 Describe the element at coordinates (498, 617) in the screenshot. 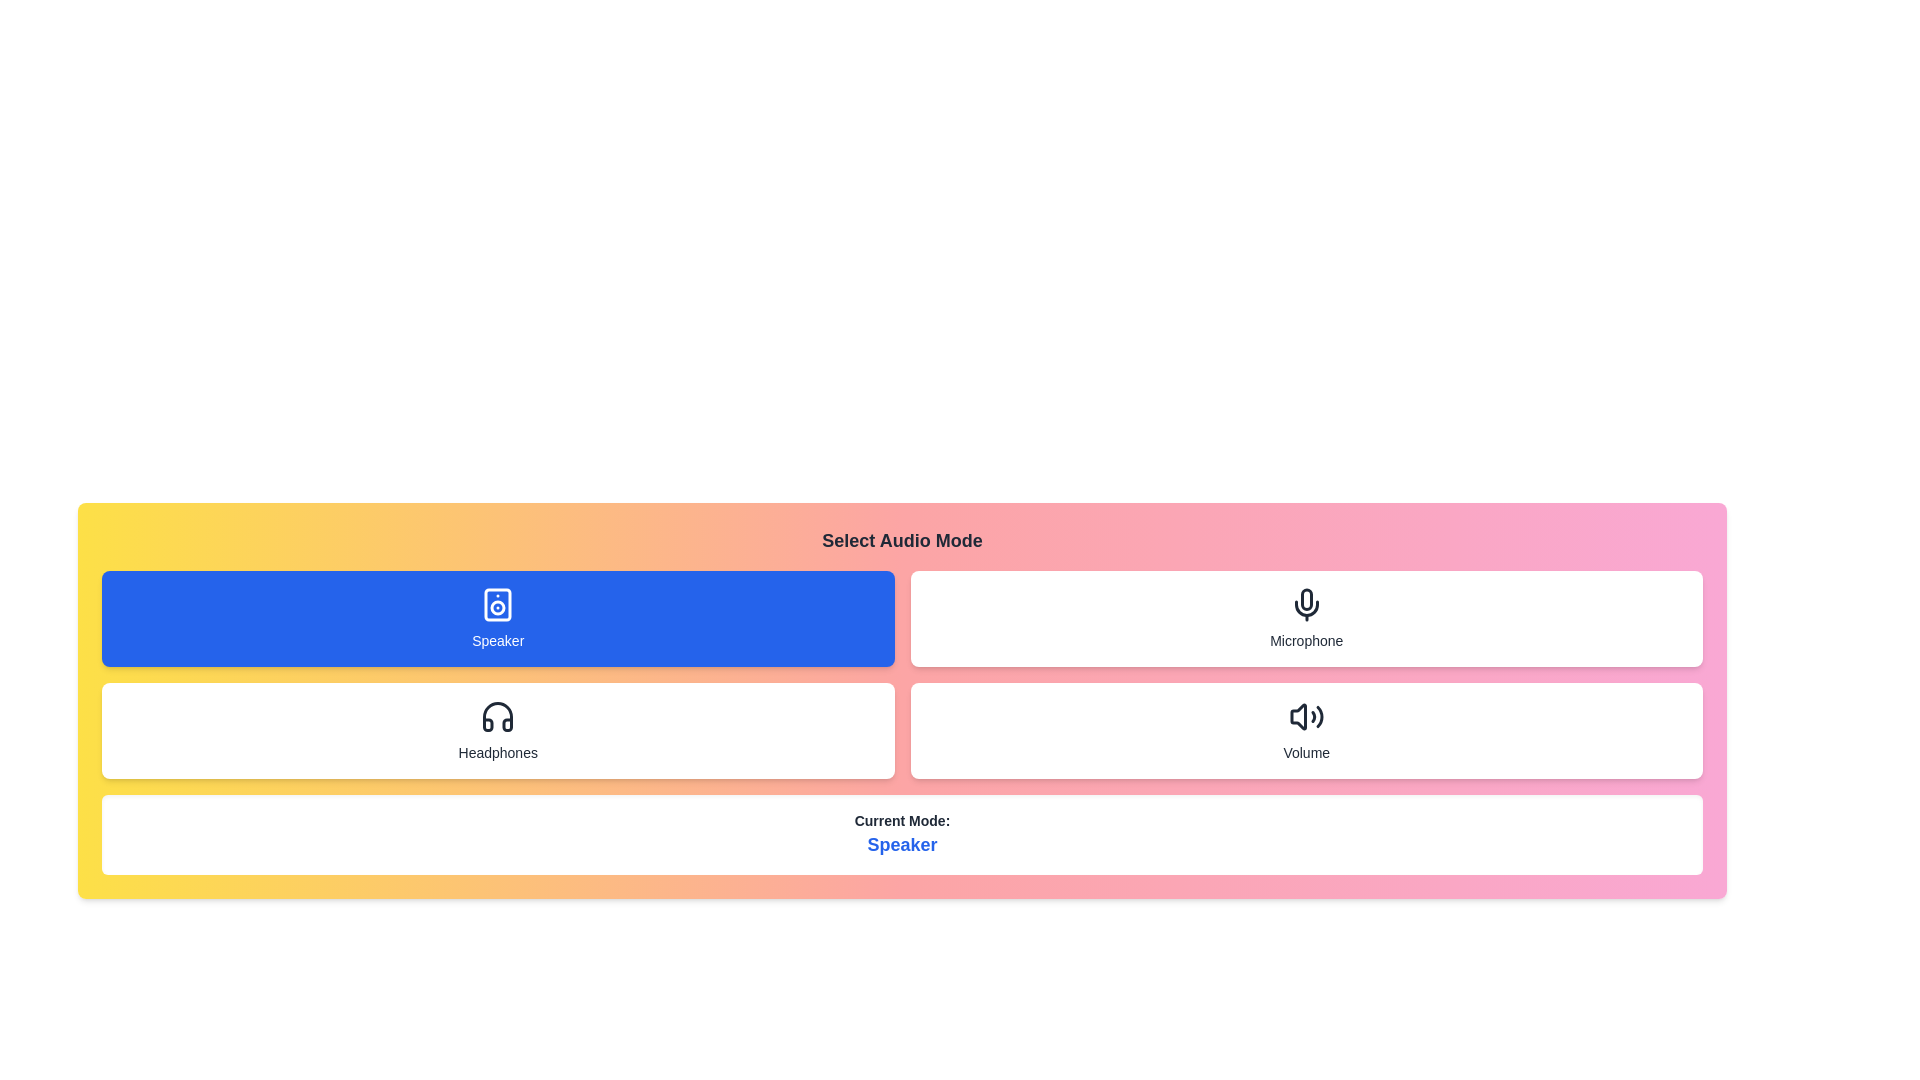

I see `the audio mode to Speaker` at that location.